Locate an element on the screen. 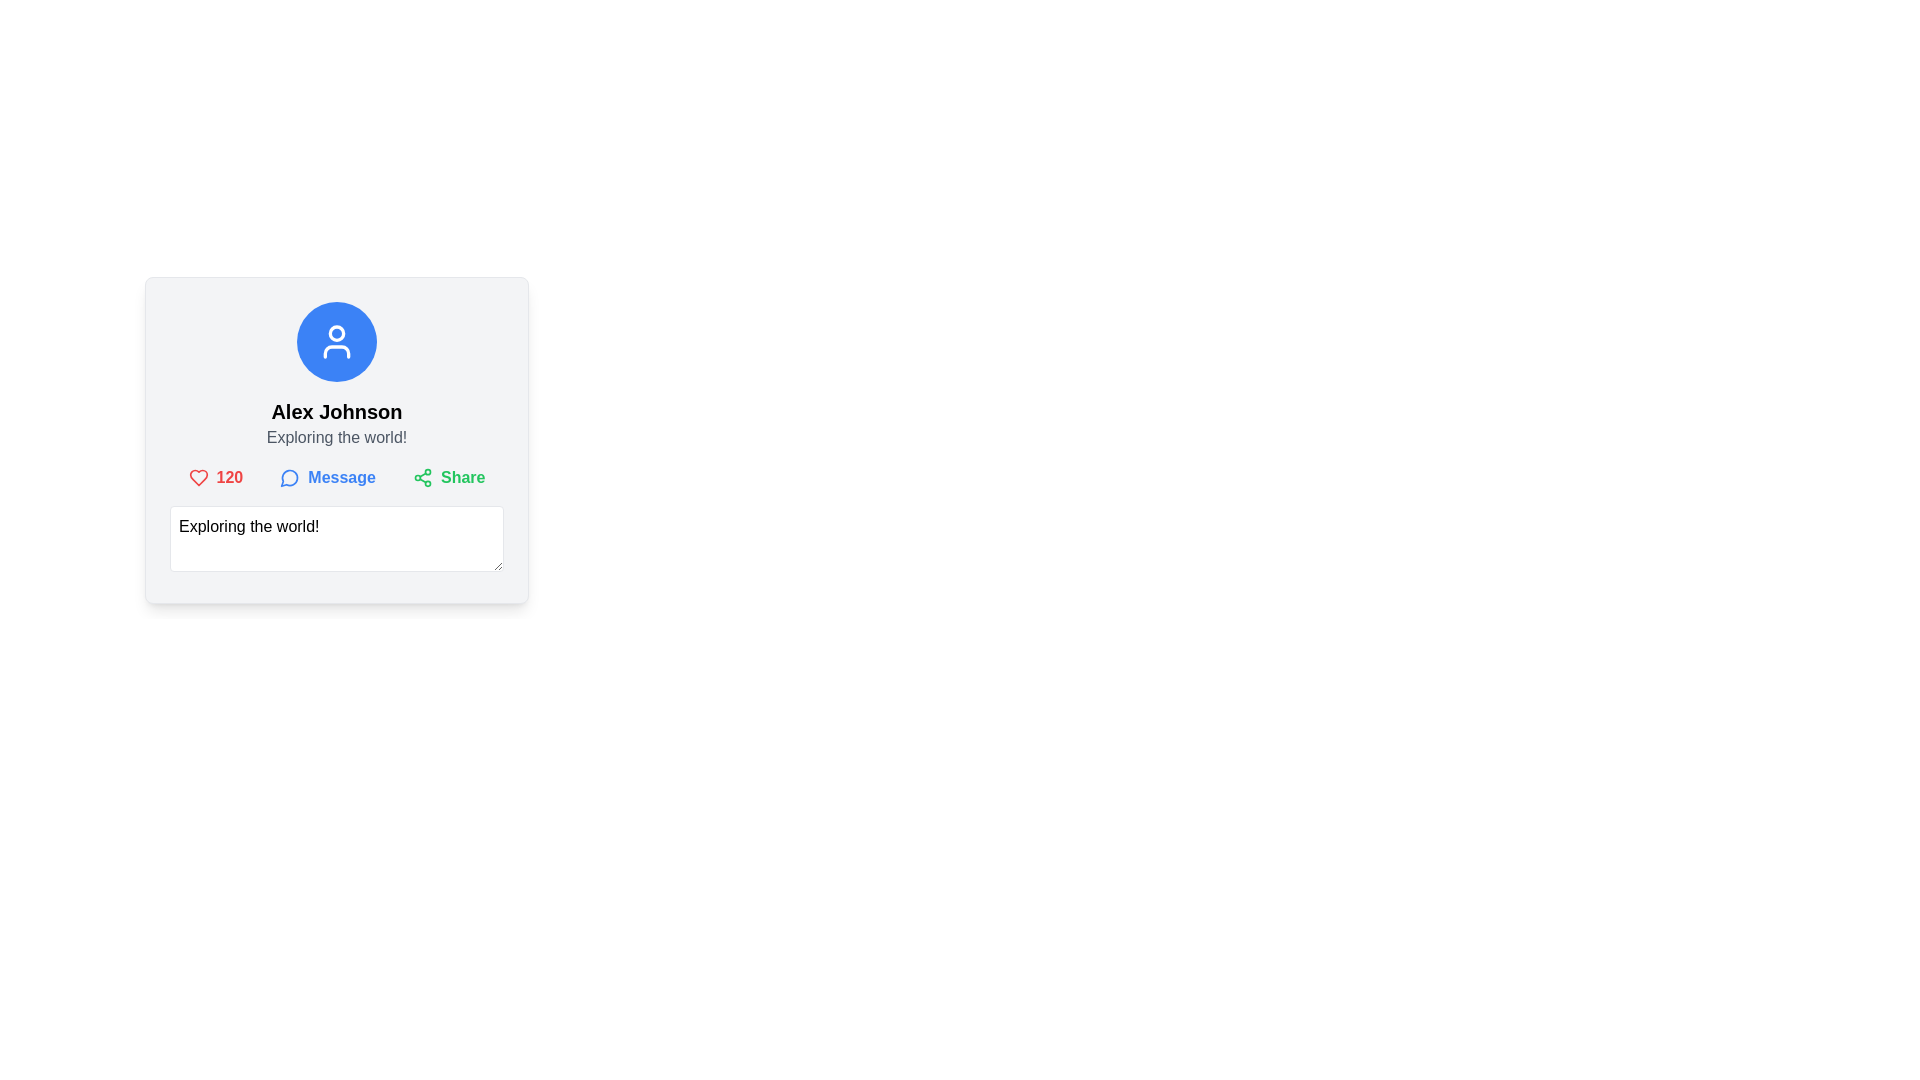 The height and width of the screenshot is (1080, 1920). the messaging icon located within the 'Message' button, which is positioned to the left of the 'Message' text is located at coordinates (289, 478).